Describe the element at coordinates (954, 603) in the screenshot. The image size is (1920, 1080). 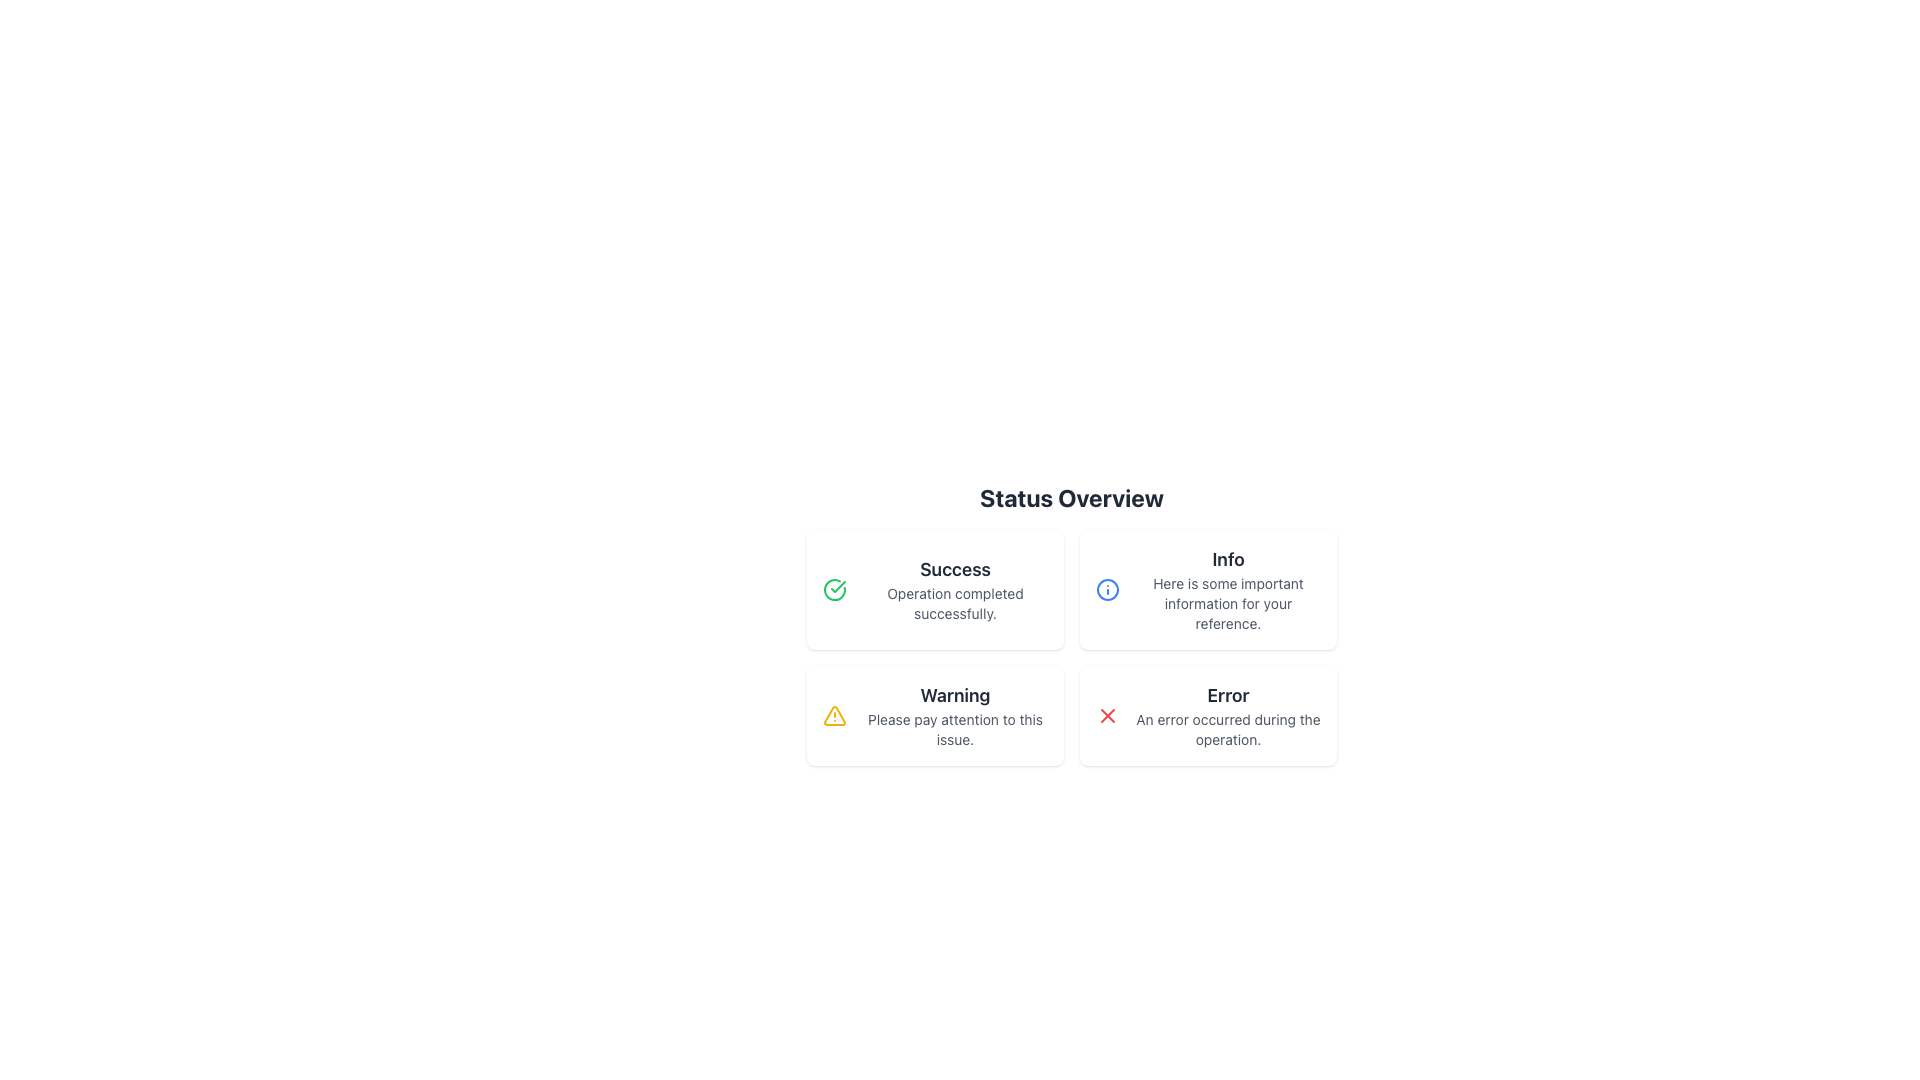
I see `text string that displays 'Operation completed successfully.' which is styled in light gray and positioned directly below the bolder text 'Success'` at that location.